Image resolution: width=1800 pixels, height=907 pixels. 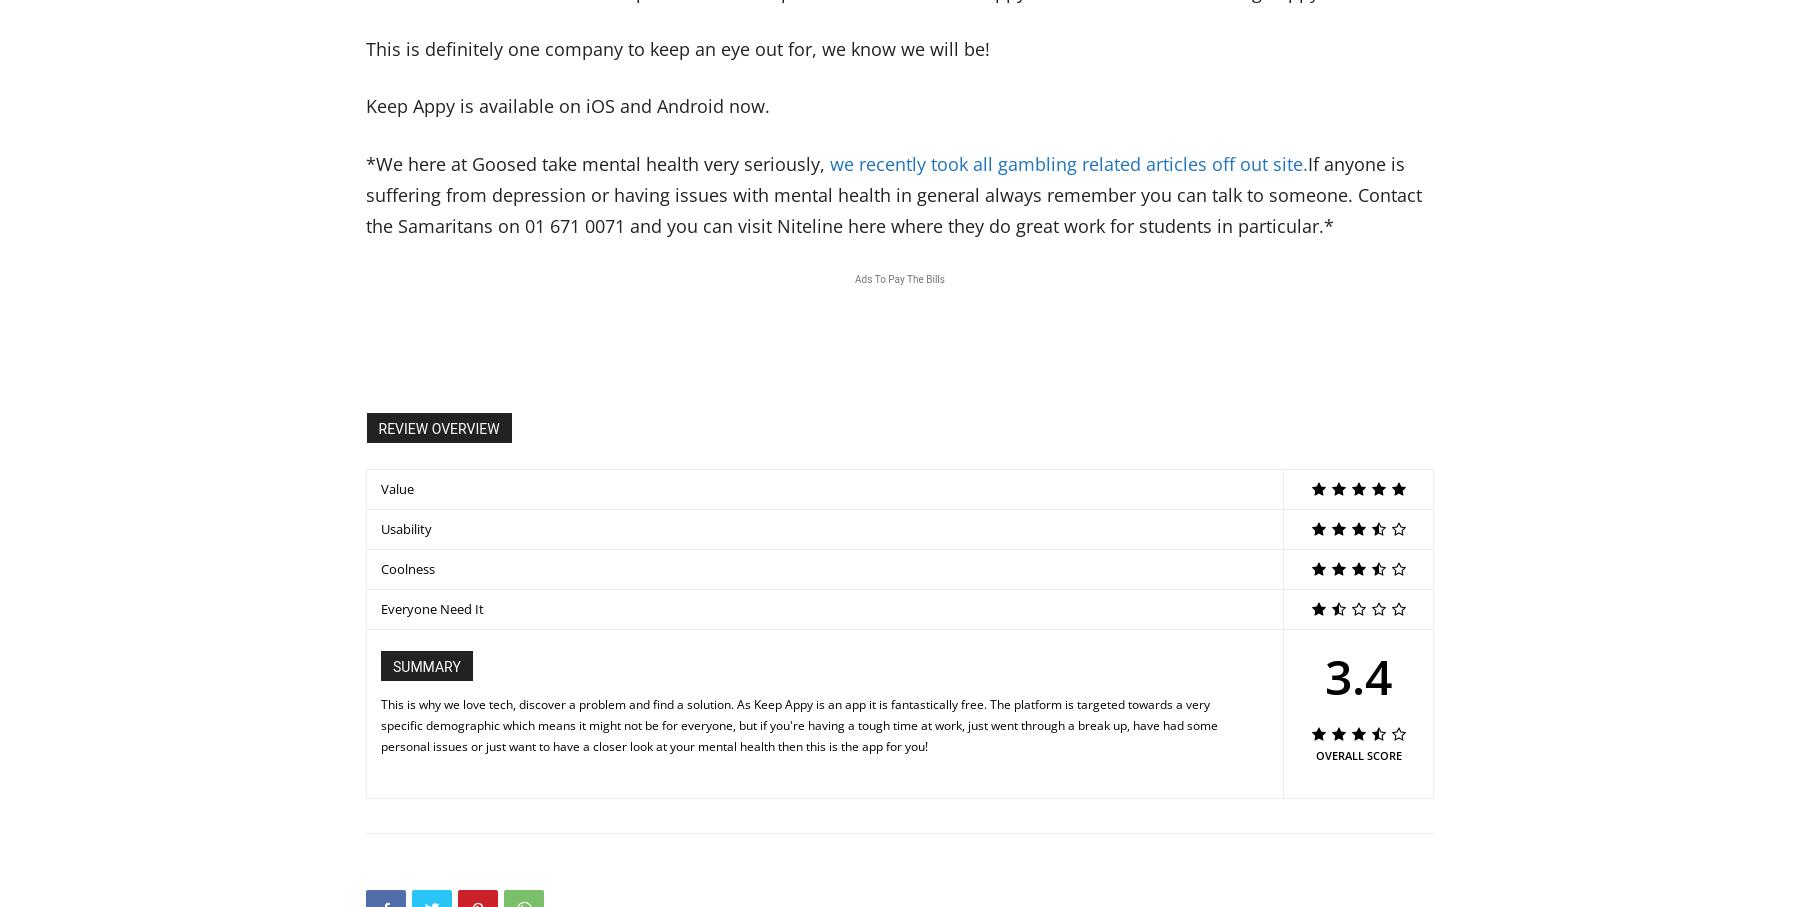 I want to click on 'OVERALL SCORE', so click(x=1356, y=753).